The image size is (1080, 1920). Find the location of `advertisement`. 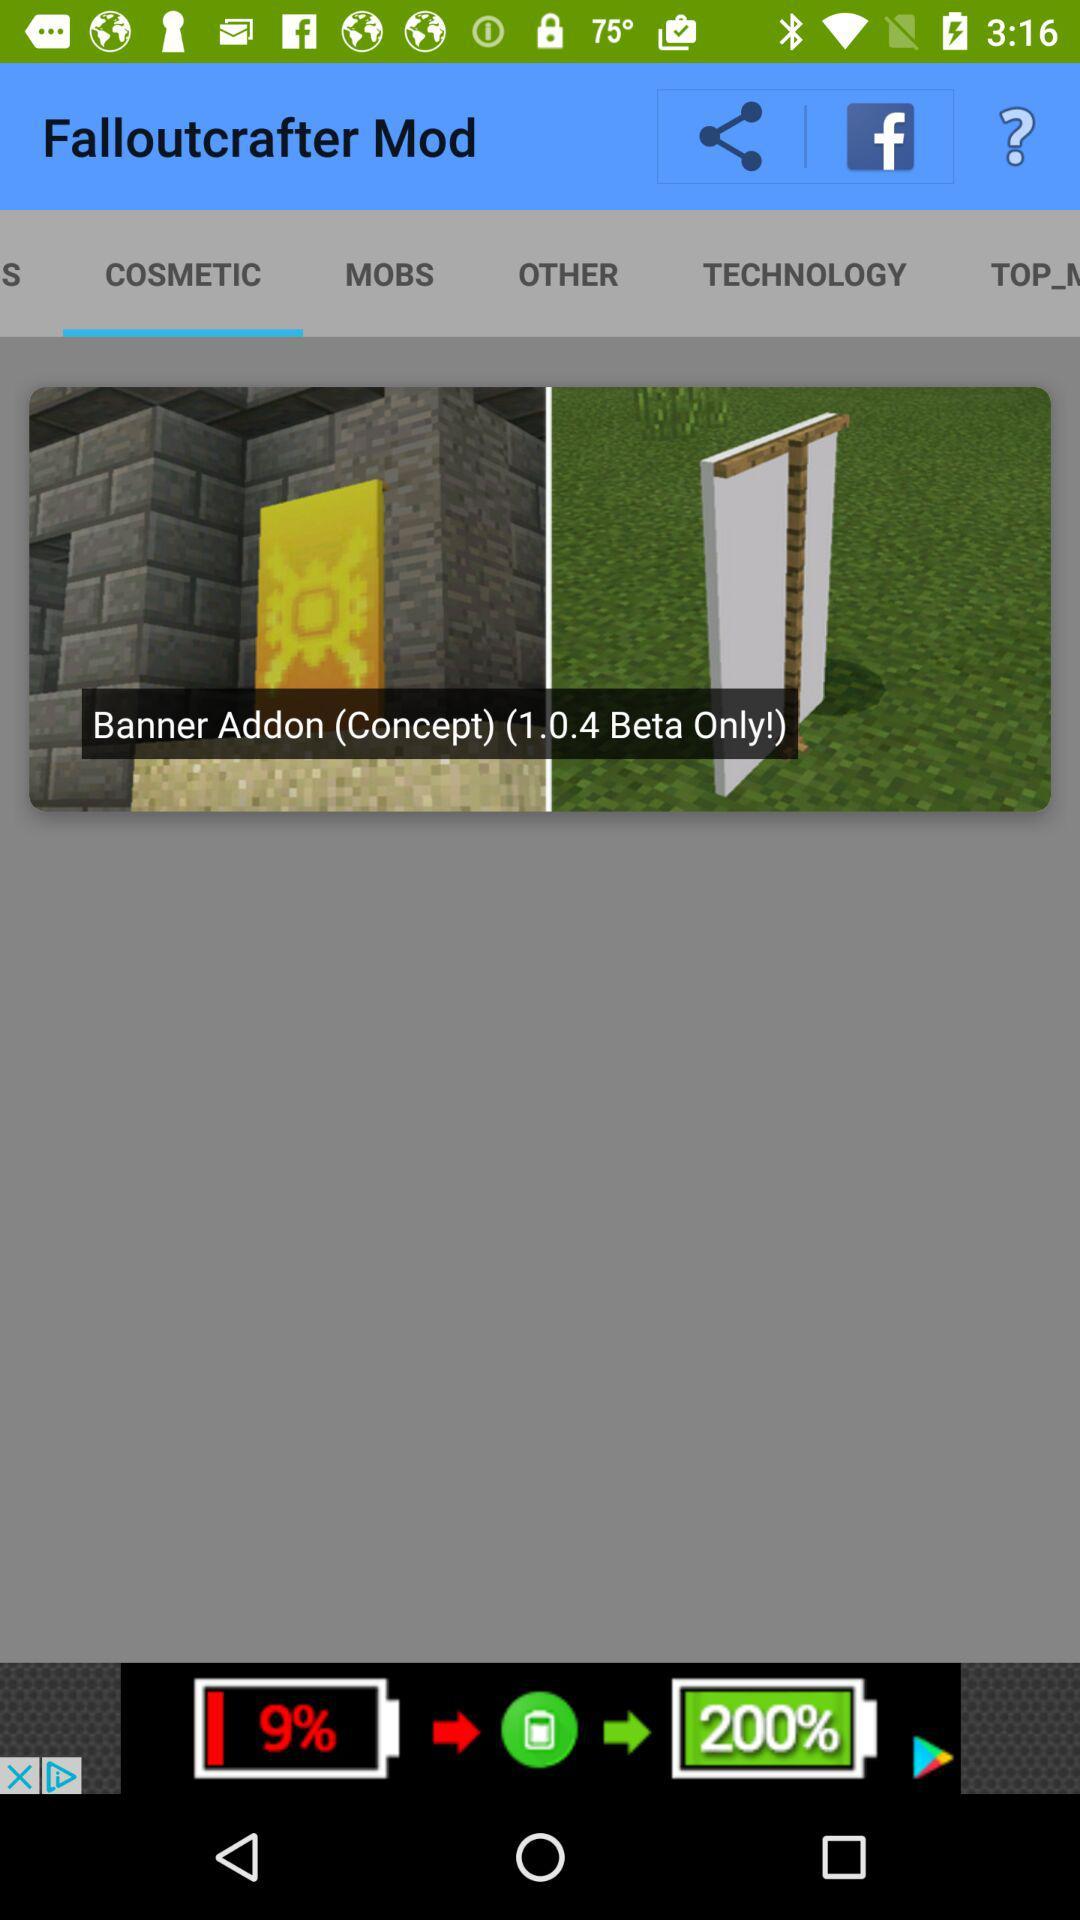

advertisement is located at coordinates (540, 1727).